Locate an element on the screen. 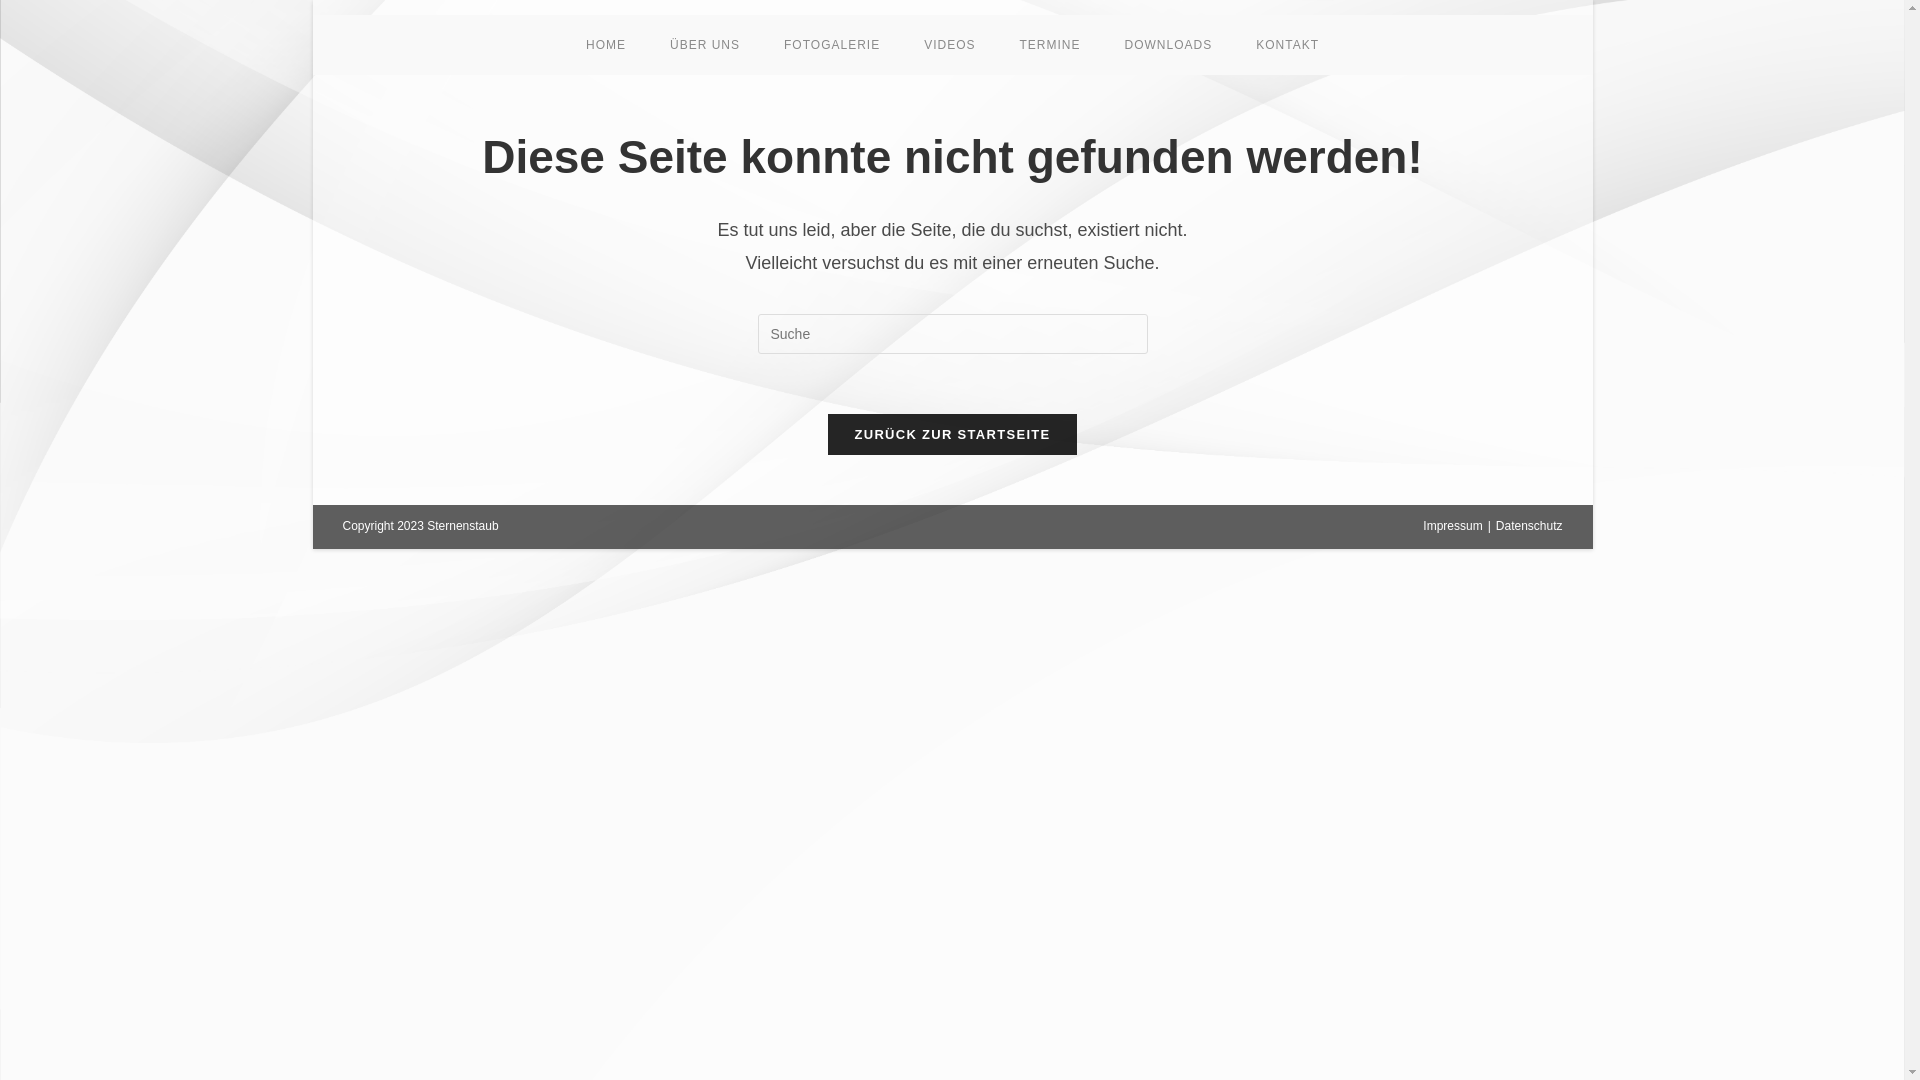 The width and height of the screenshot is (1920, 1080). 'Impressum' is located at coordinates (1452, 524).